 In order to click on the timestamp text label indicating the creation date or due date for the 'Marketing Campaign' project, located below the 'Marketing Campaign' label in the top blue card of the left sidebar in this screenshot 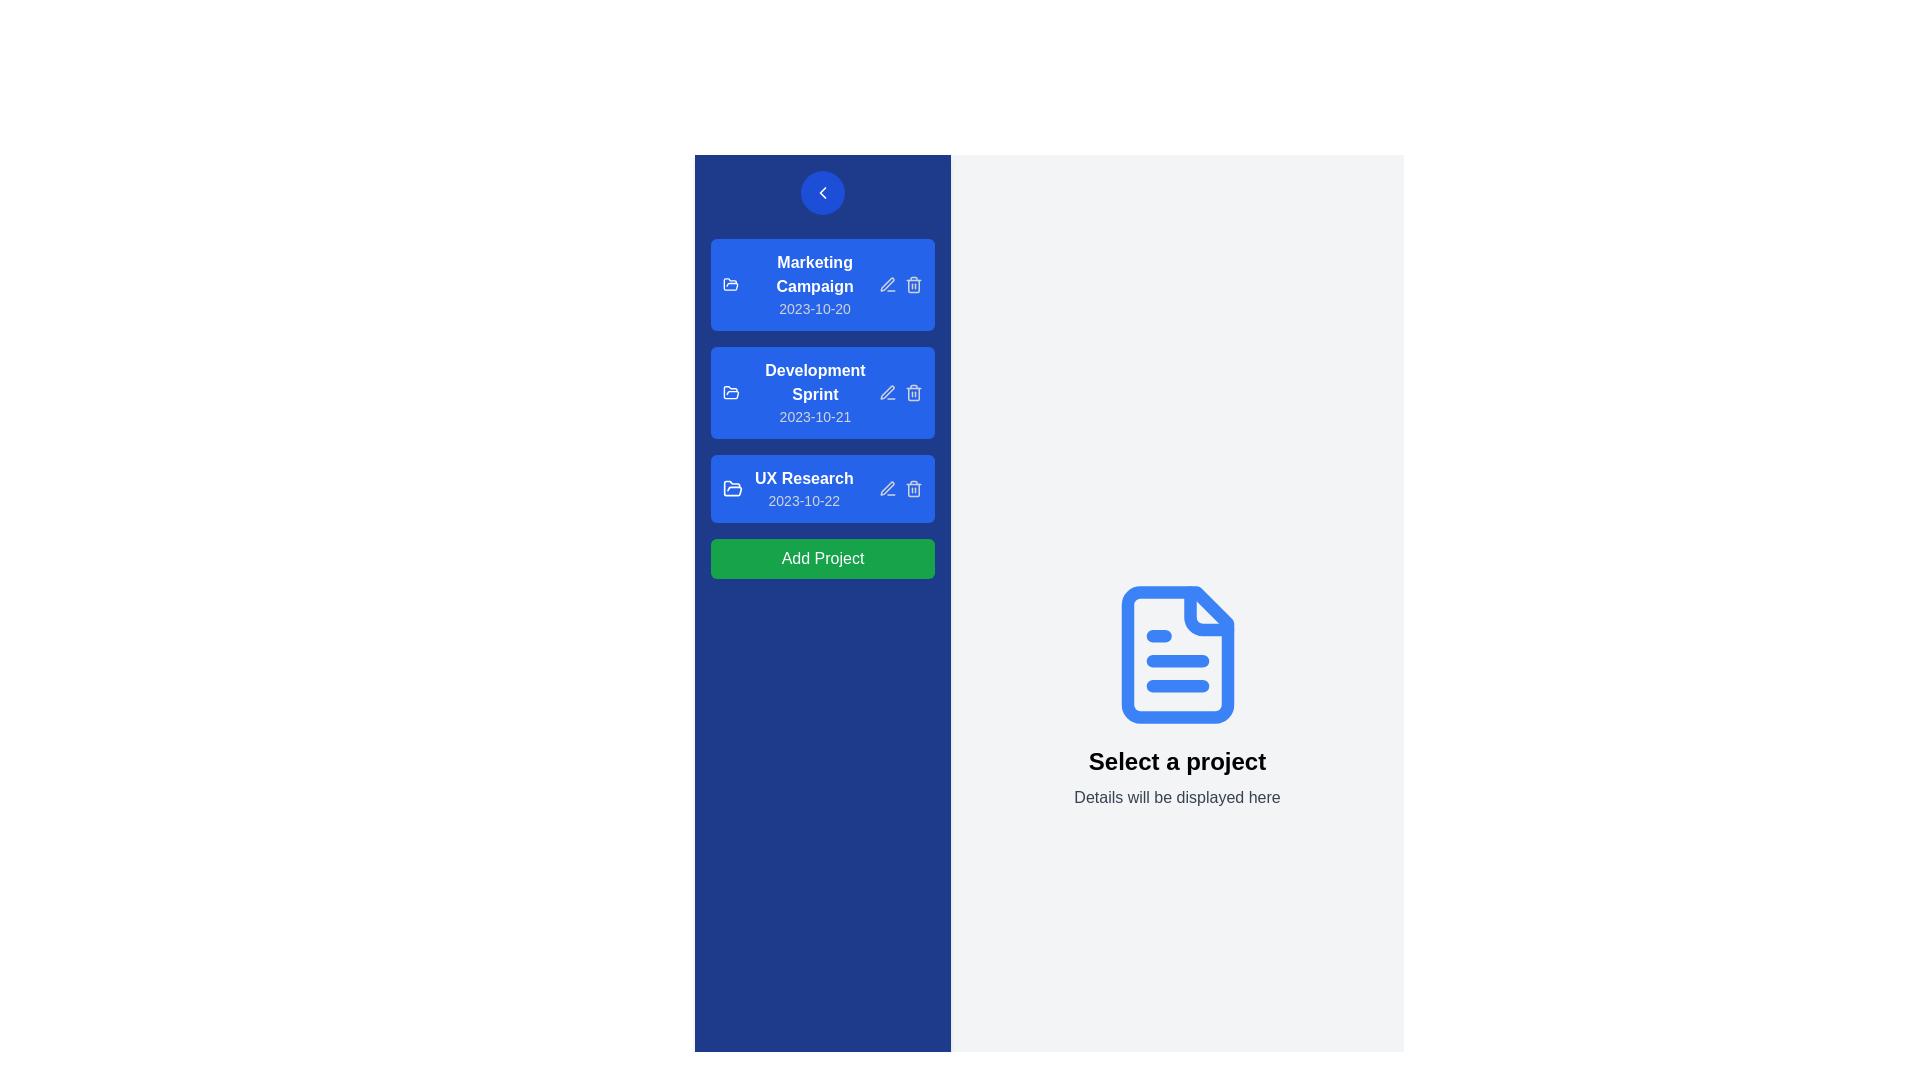, I will do `click(815, 308)`.